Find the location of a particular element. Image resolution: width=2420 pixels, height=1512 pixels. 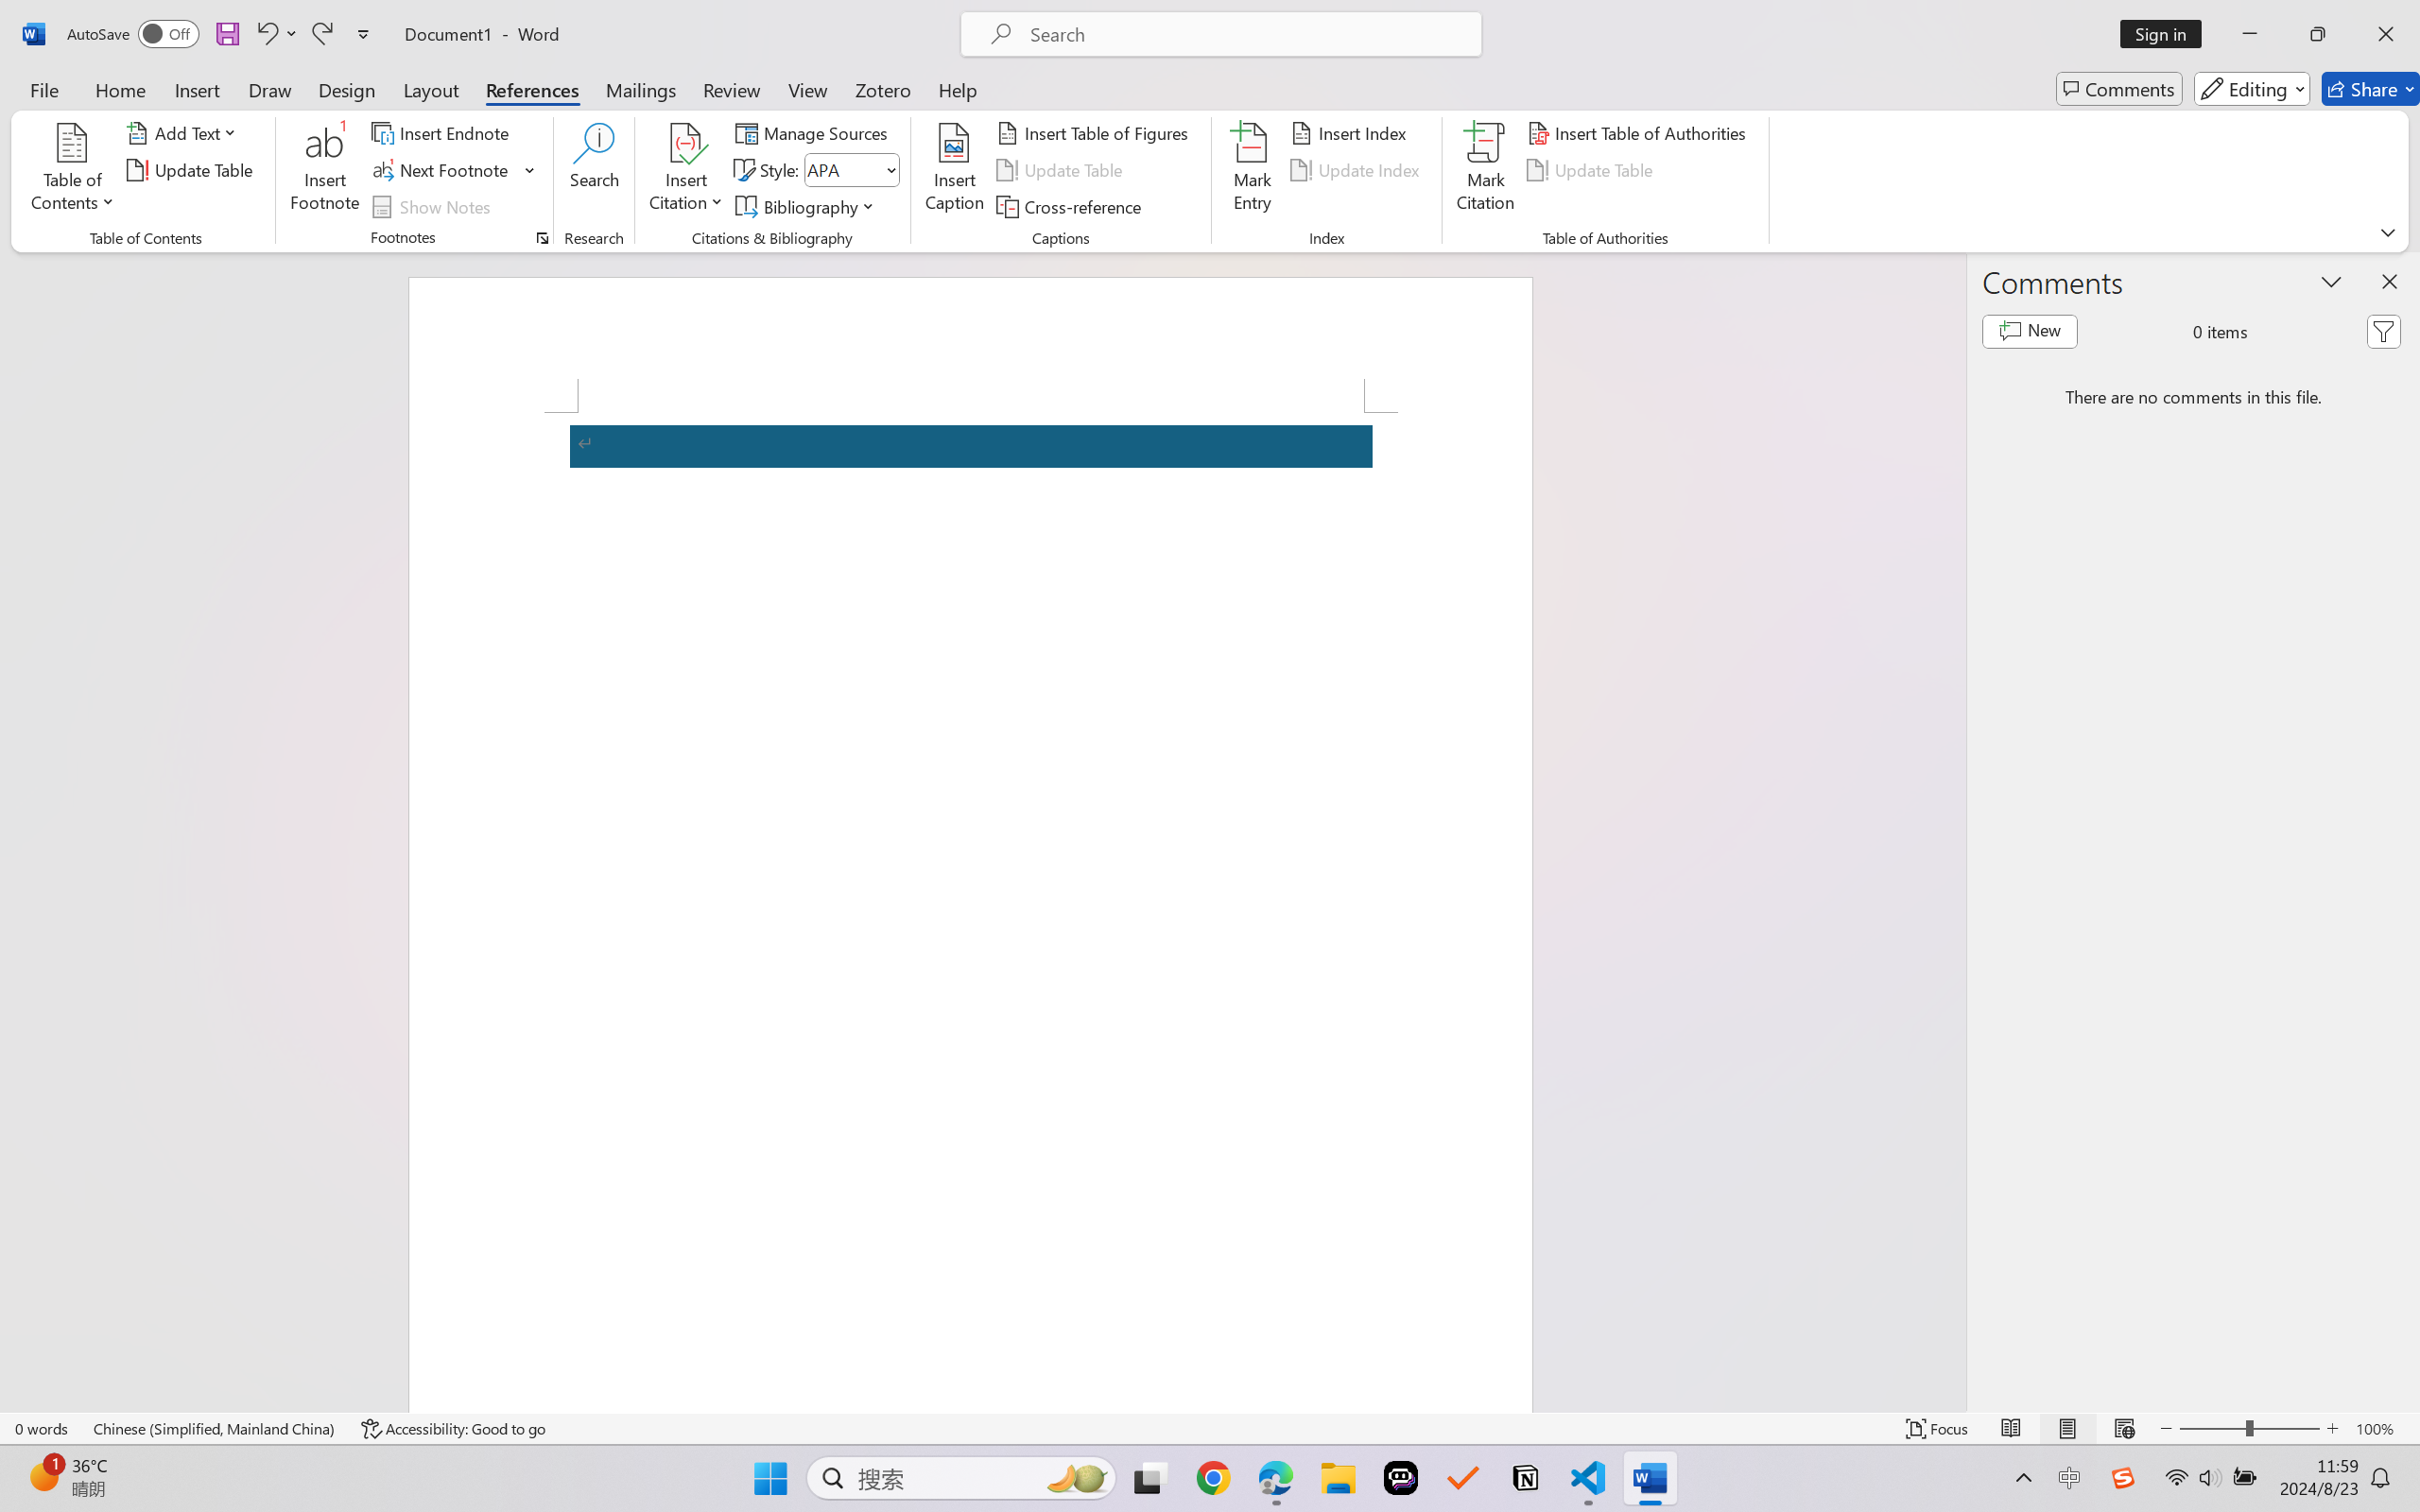

'Show Notes' is located at coordinates (434, 207).